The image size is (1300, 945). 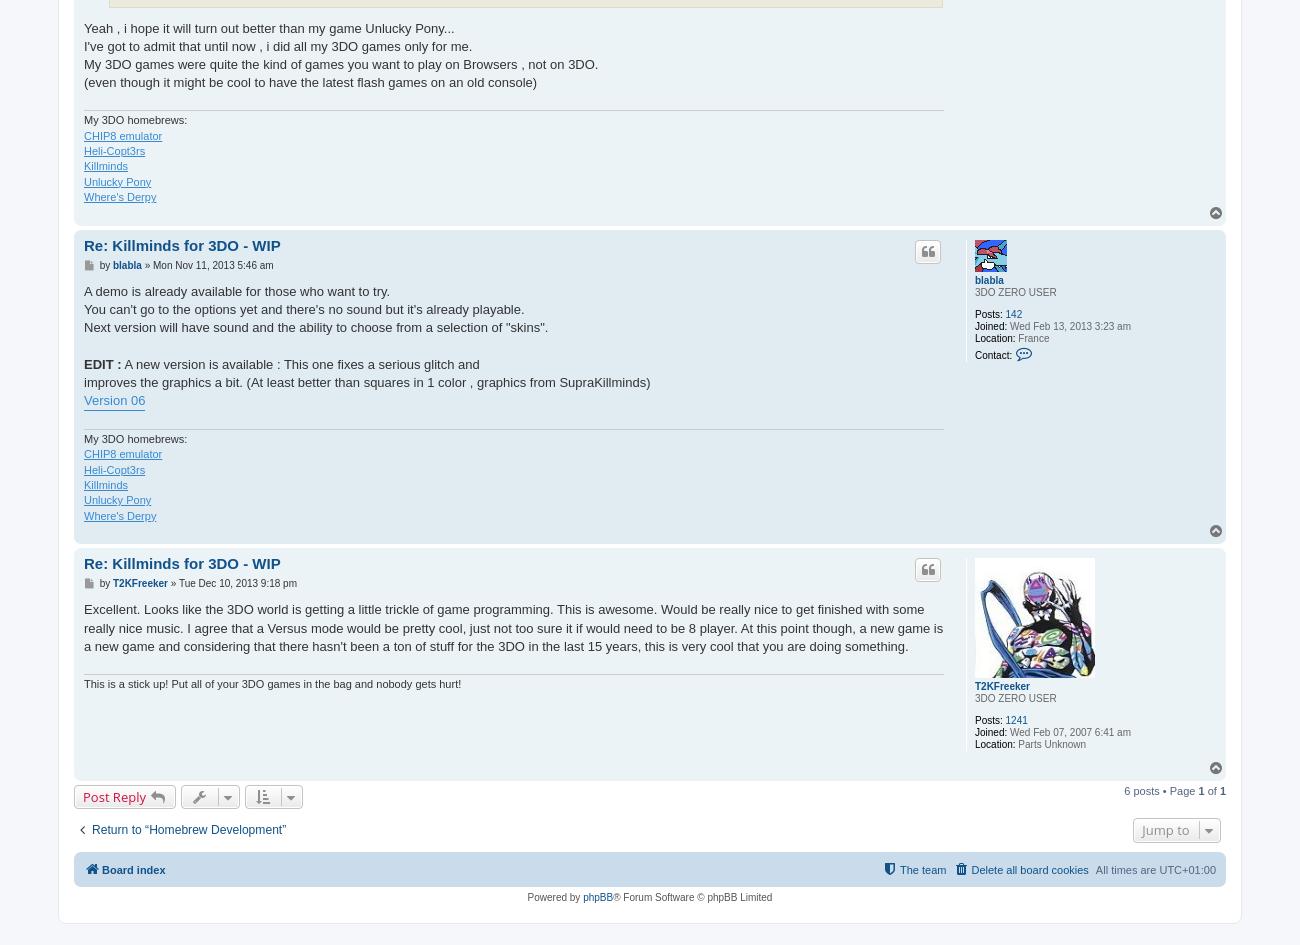 I want to click on 'All times are', so click(x=1125, y=869).